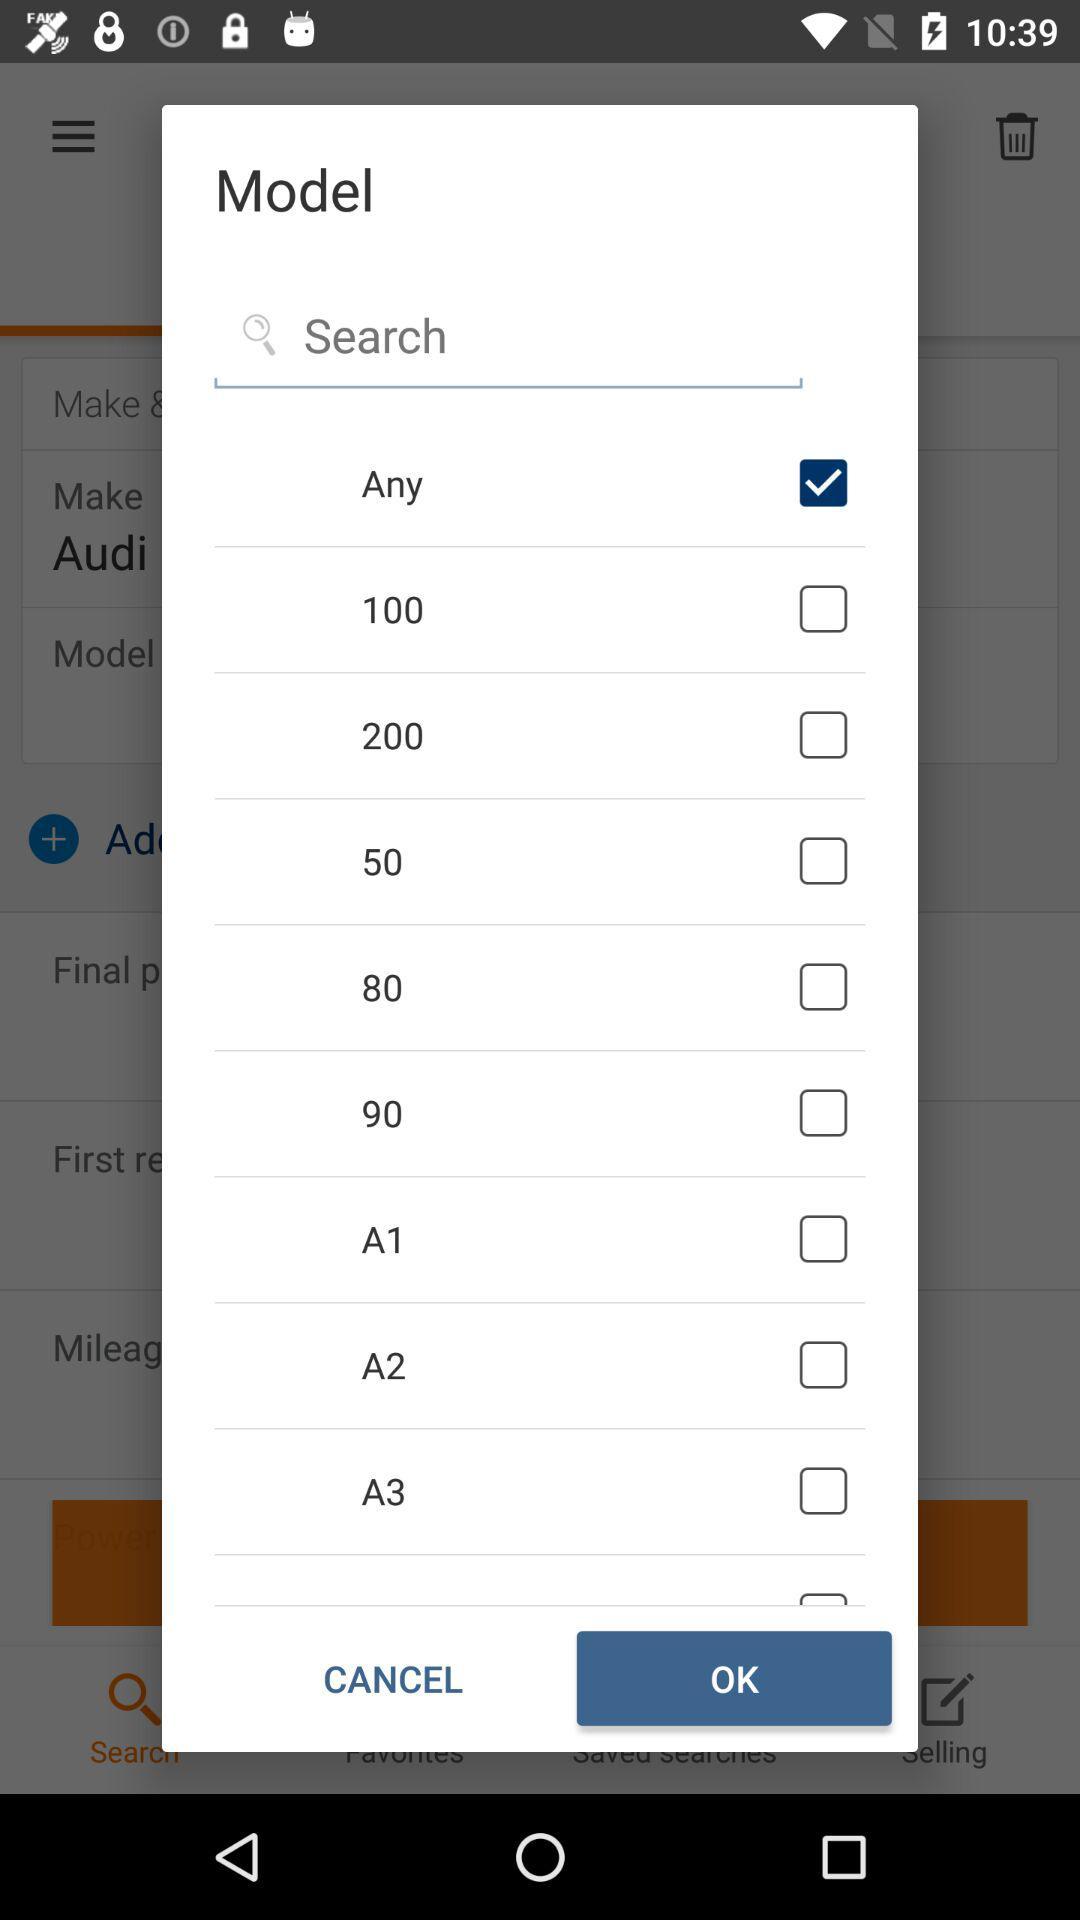 The width and height of the screenshot is (1080, 1920). What do you see at coordinates (734, 1678) in the screenshot?
I see `item next to cancel item` at bounding box center [734, 1678].